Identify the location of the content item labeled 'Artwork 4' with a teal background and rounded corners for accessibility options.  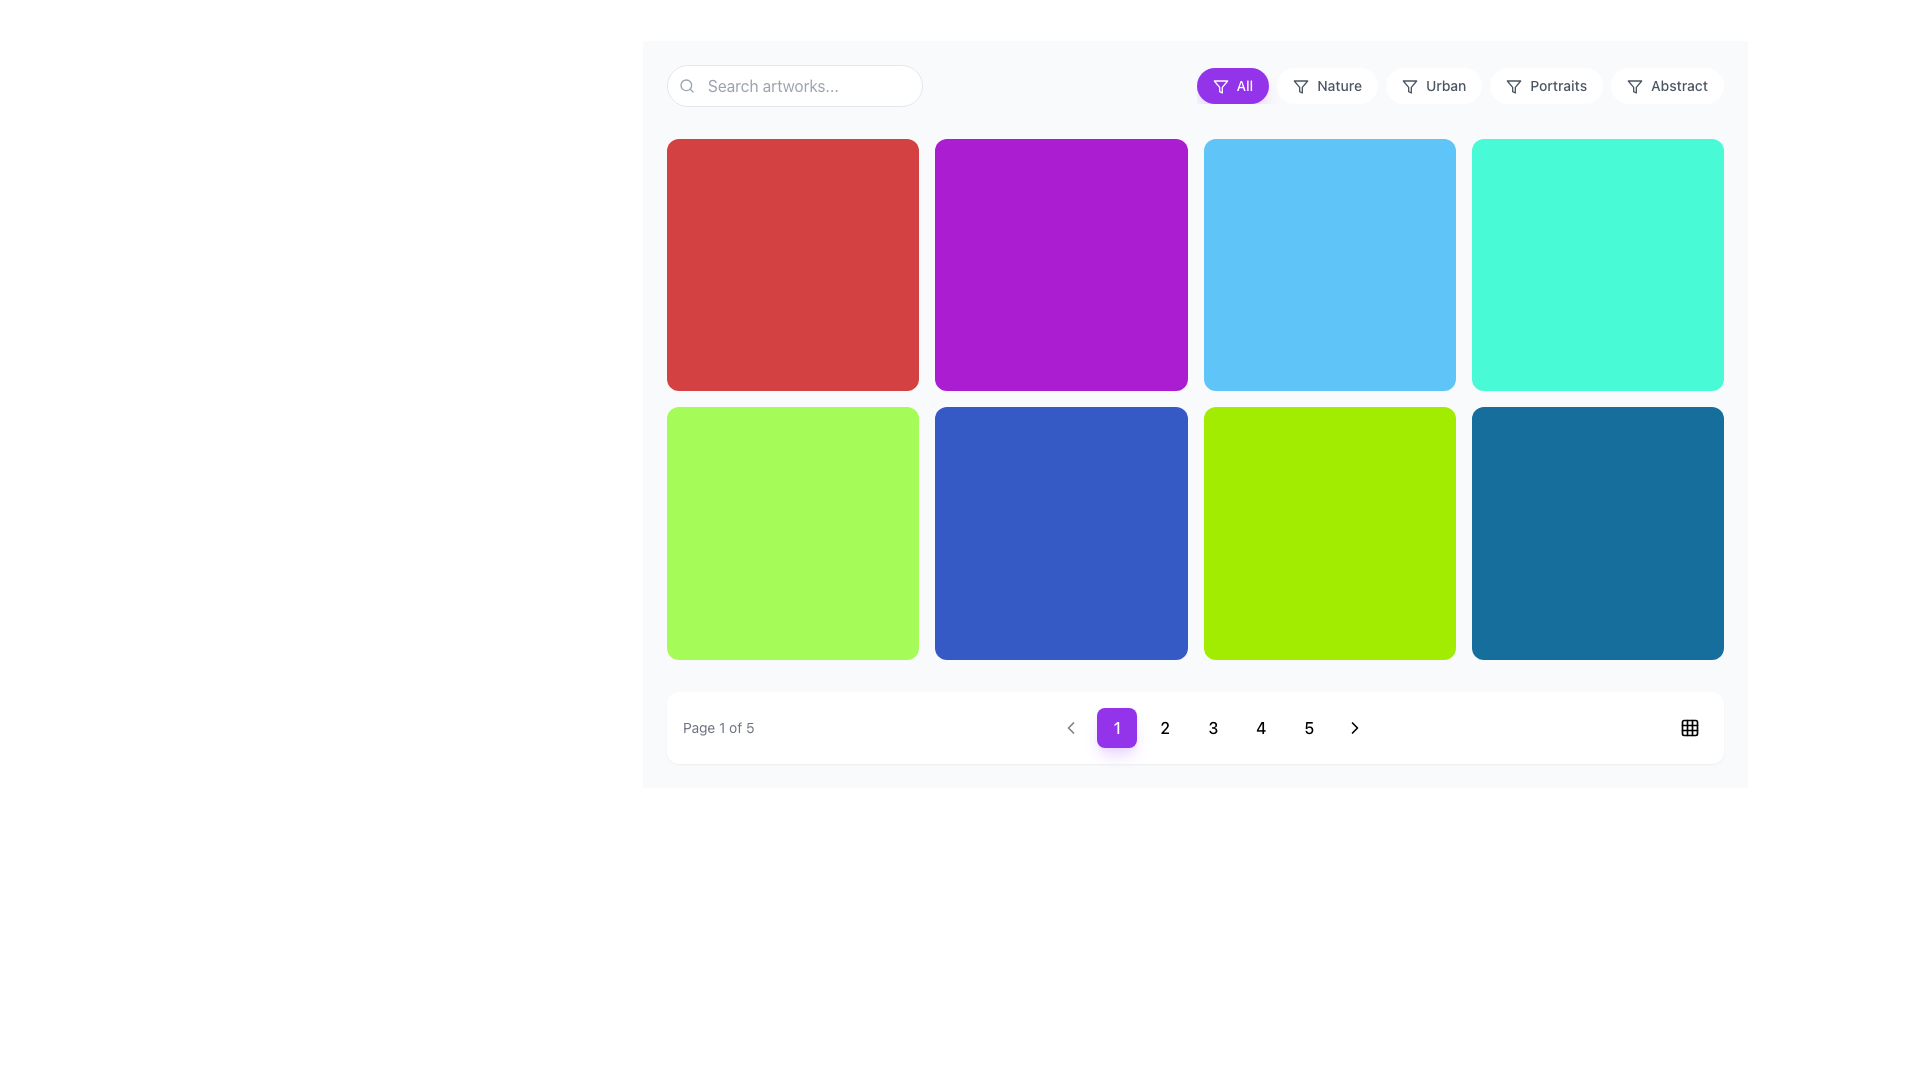
(1596, 264).